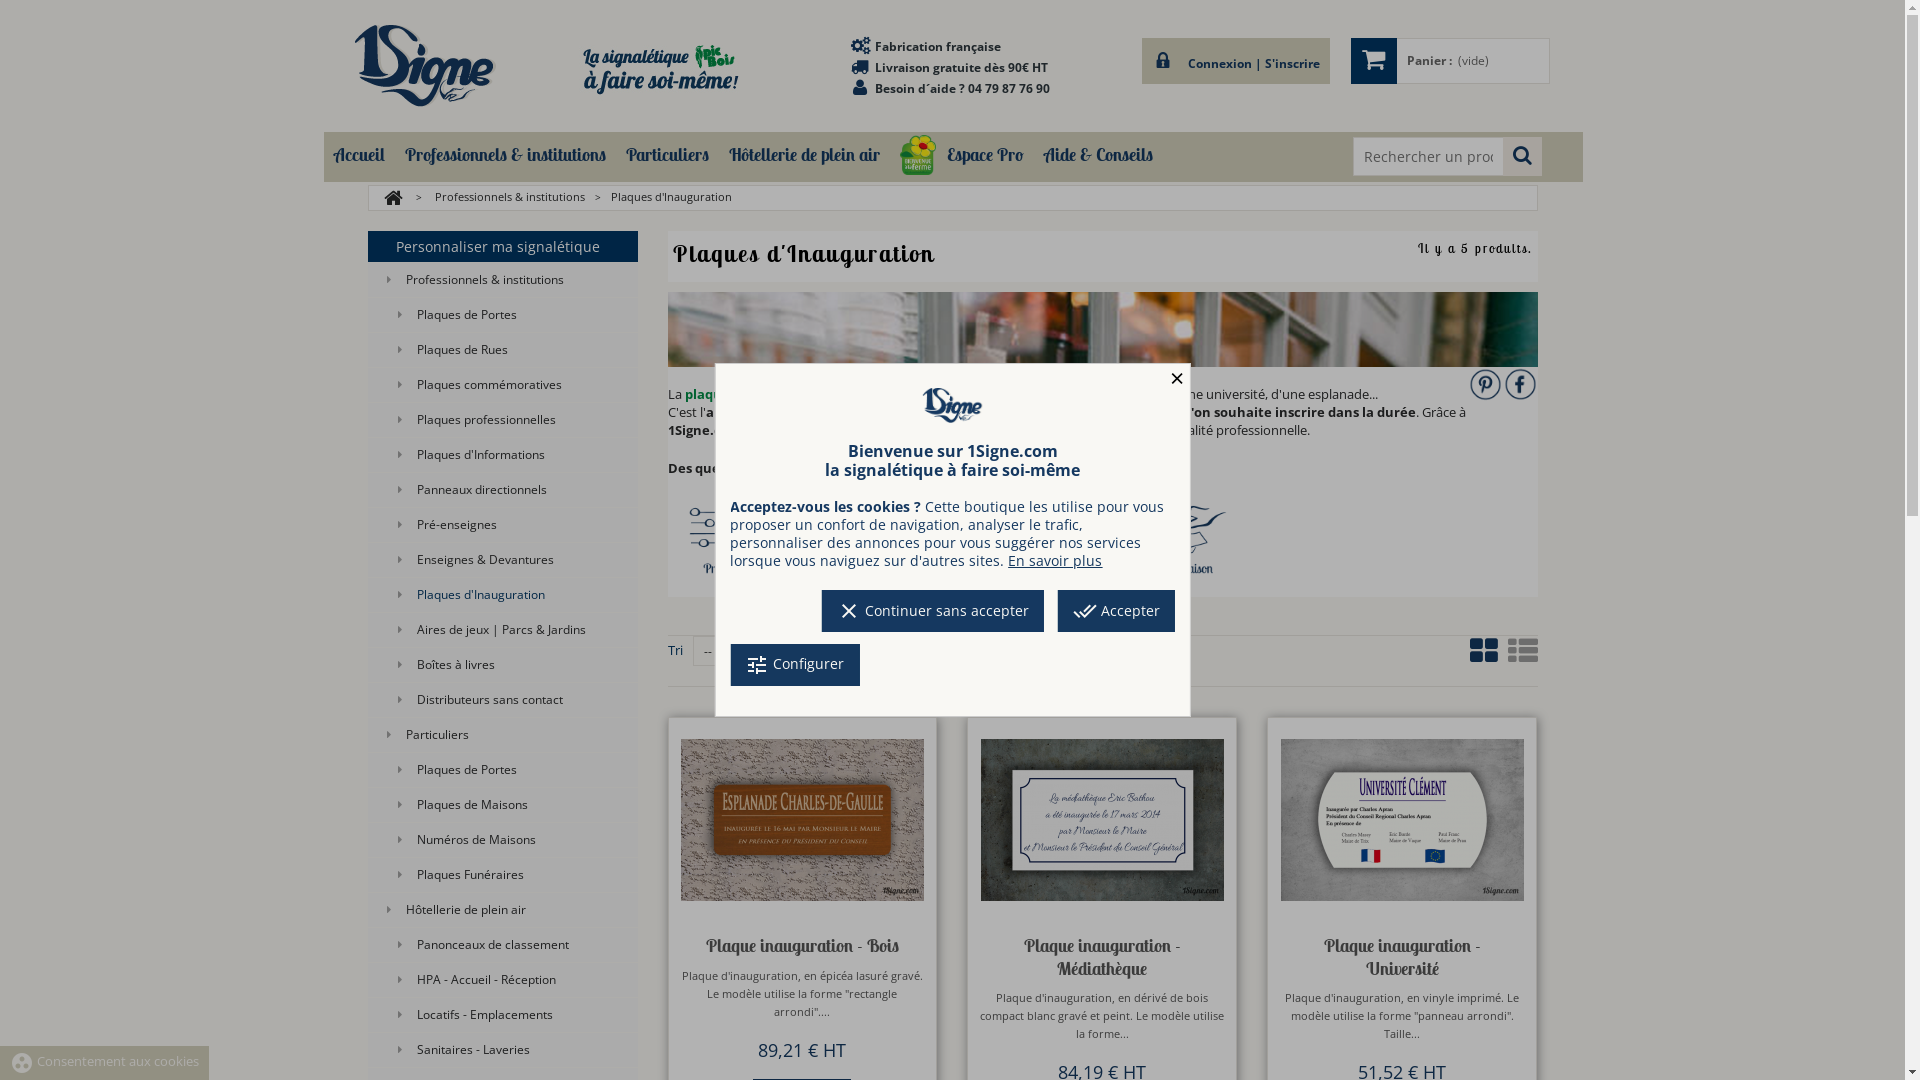  What do you see at coordinates (503, 698) in the screenshot?
I see `'Distributeurs sans contact'` at bounding box center [503, 698].